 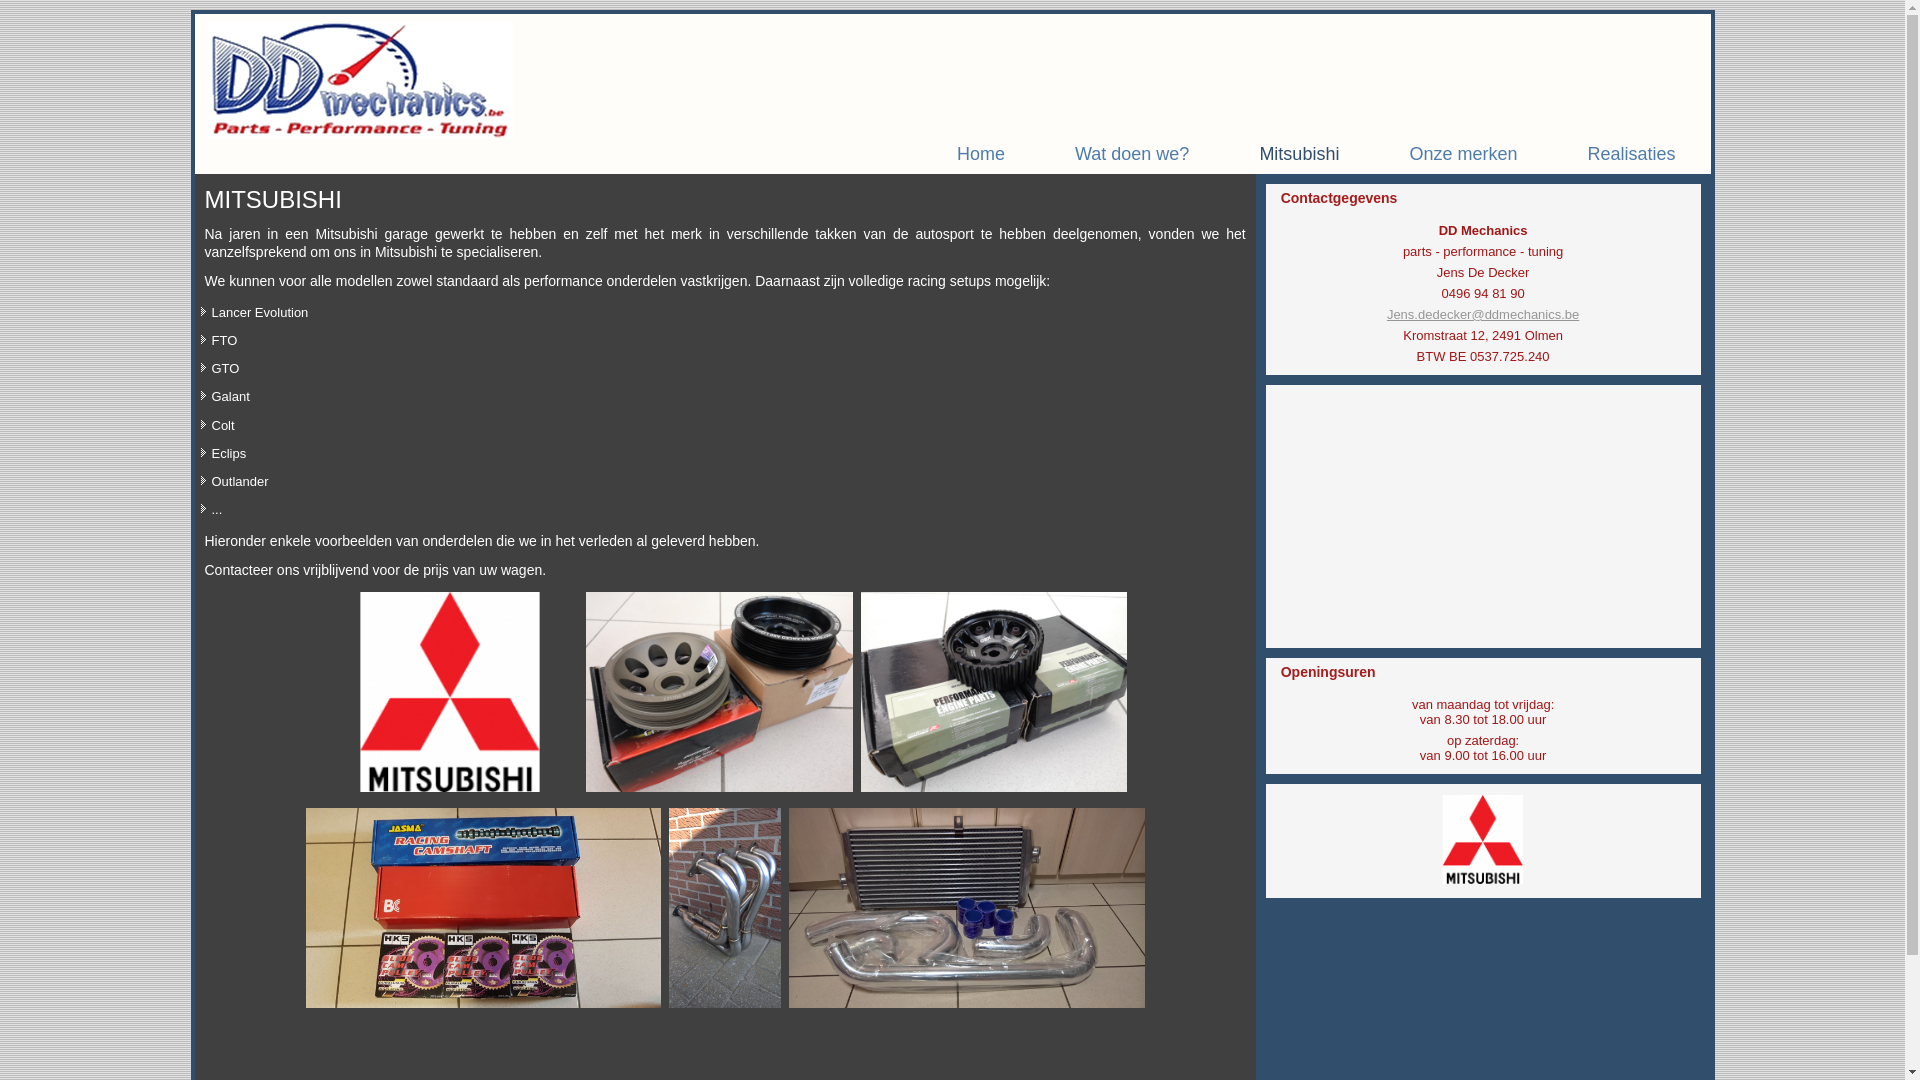 What do you see at coordinates (1483, 314) in the screenshot?
I see `'Jens.dedecker@ddmechanics.be'` at bounding box center [1483, 314].